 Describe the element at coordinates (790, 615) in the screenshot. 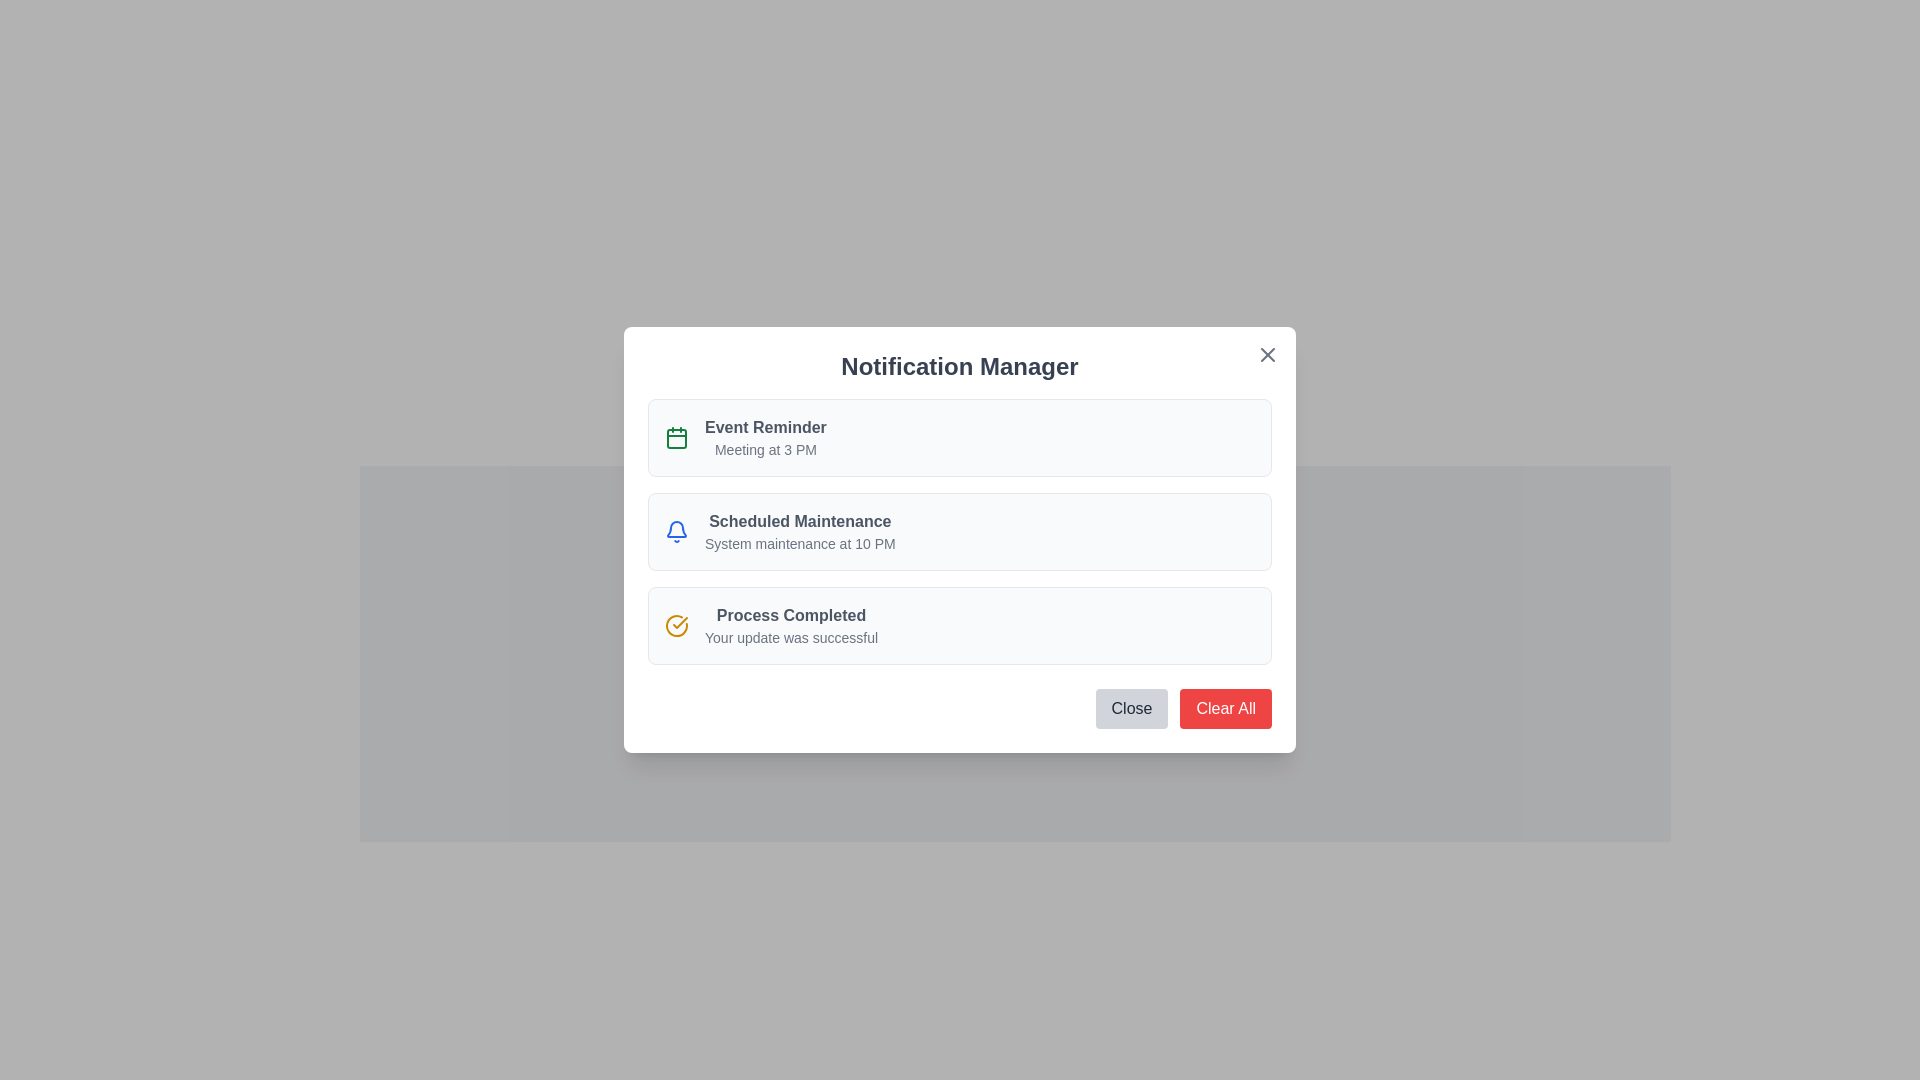

I see `text displayed in the completion status message of the Text Label located in the header of the third notification card in the 'Notification Manager' modal` at that location.